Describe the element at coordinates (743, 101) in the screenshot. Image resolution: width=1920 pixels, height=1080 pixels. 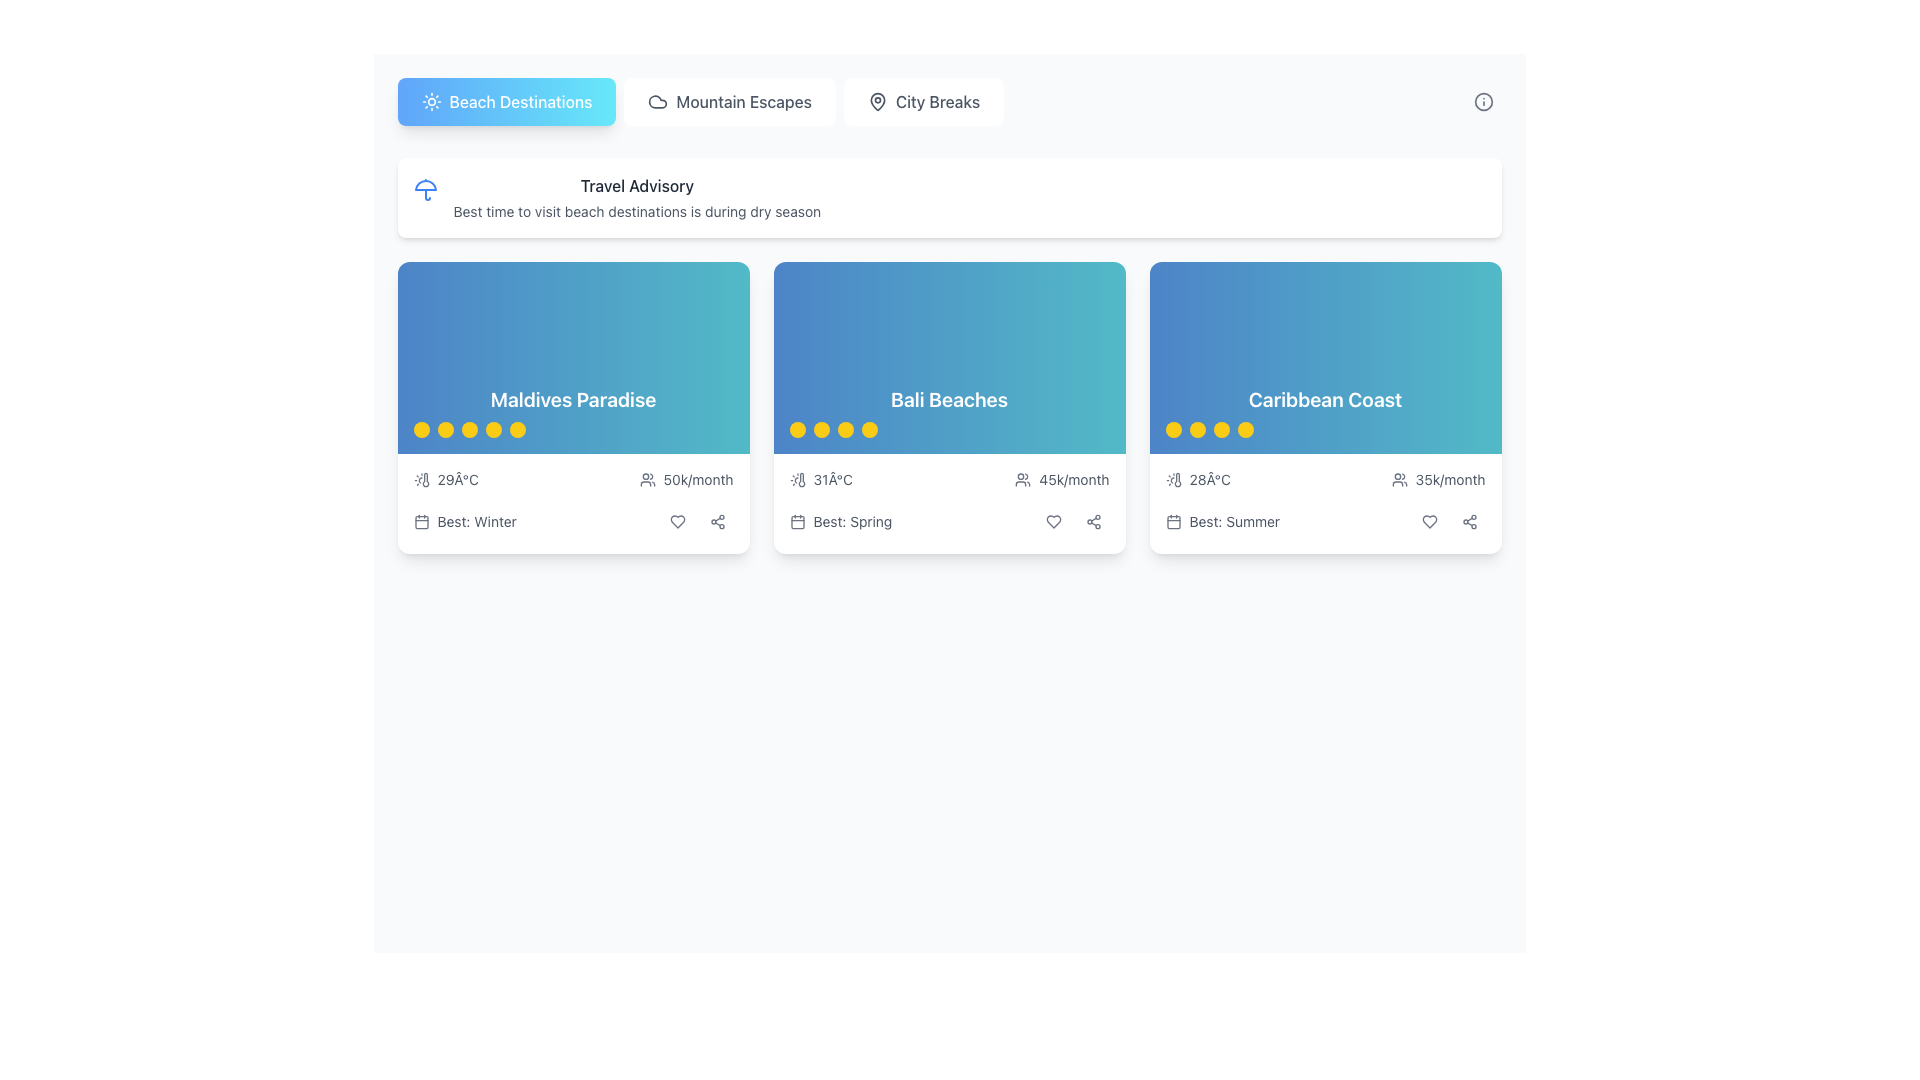
I see `the 'Mountain Escapes' text label in the navigation bar` at that location.